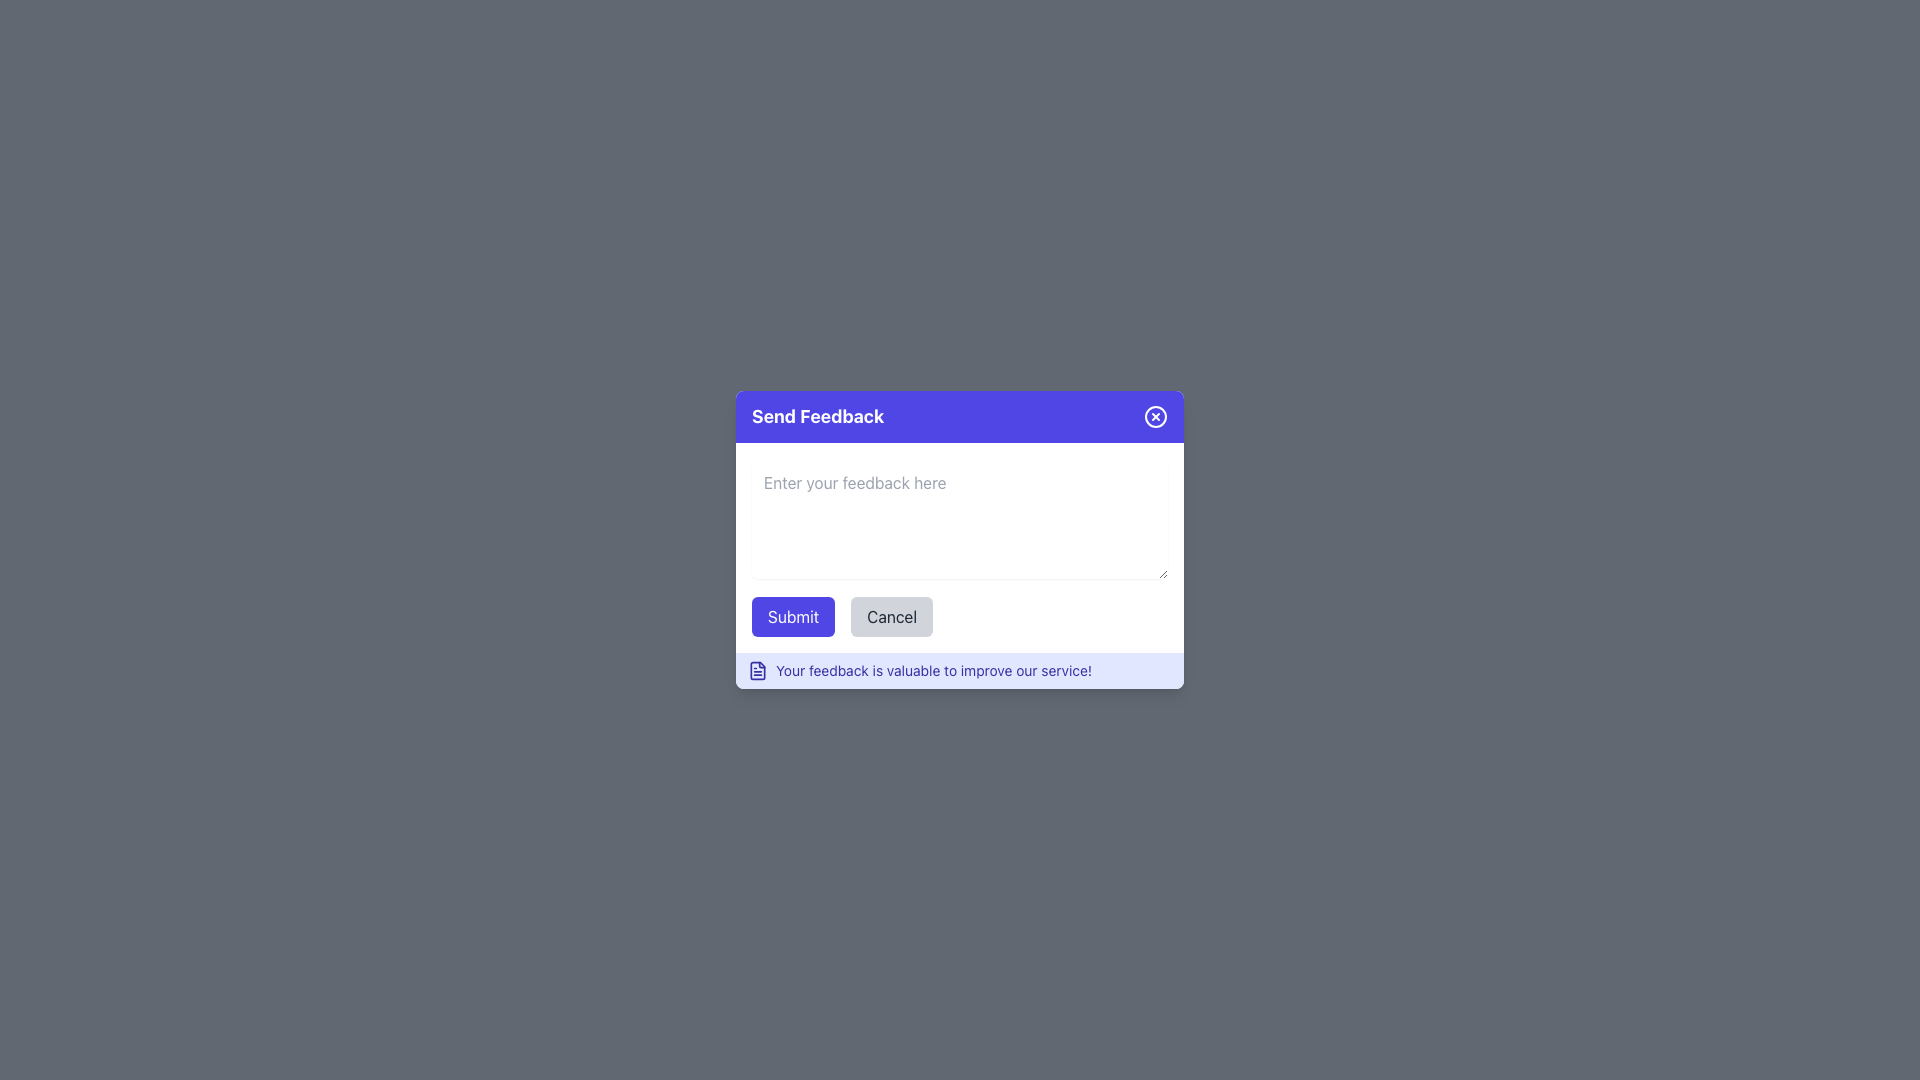 The height and width of the screenshot is (1080, 1920). Describe the element at coordinates (818, 415) in the screenshot. I see `text from the 'Send Feedback' text label, which is prominently displayed in bold white on a purple background, located in the header section of the feedback form` at that location.